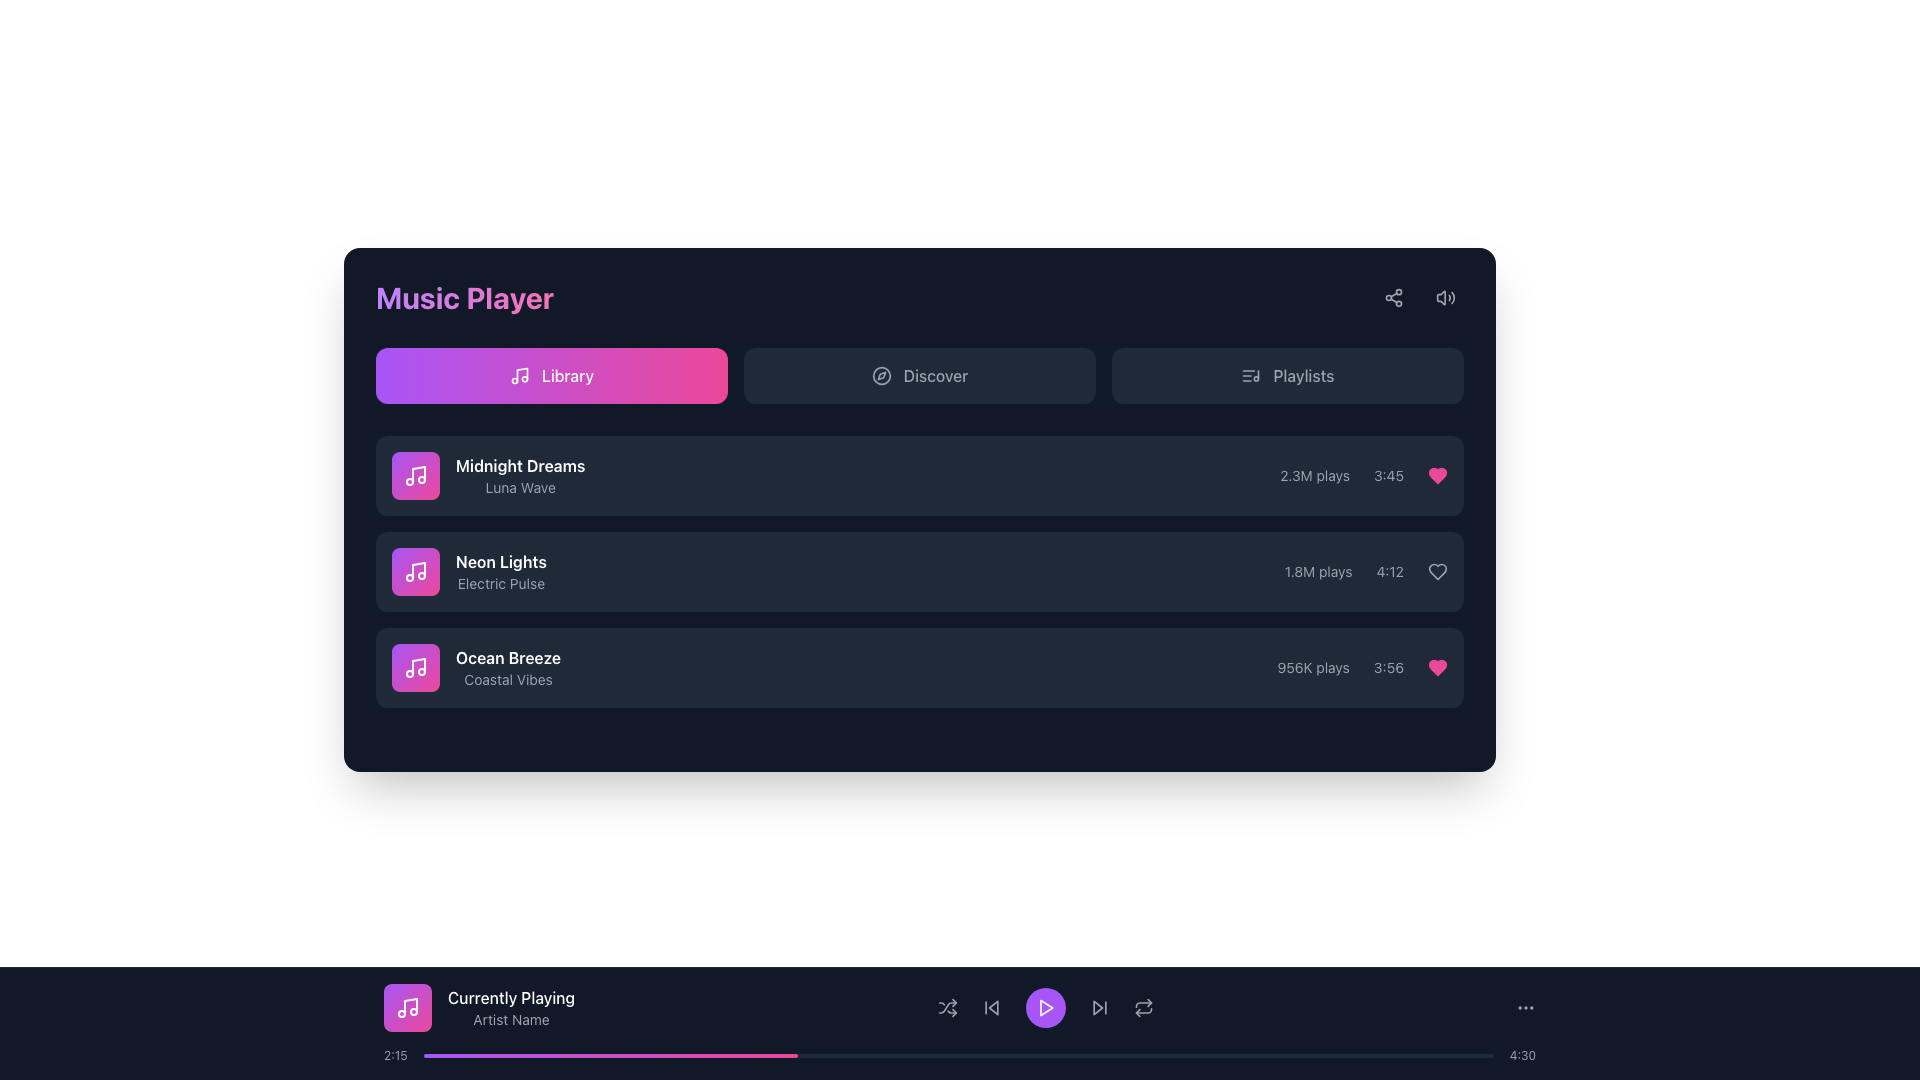 This screenshot has width=1920, height=1080. I want to click on the text label displaying information about the music track, which is positioned second from the top under the 'Library' tab in the Music Player interface, so click(468, 571).